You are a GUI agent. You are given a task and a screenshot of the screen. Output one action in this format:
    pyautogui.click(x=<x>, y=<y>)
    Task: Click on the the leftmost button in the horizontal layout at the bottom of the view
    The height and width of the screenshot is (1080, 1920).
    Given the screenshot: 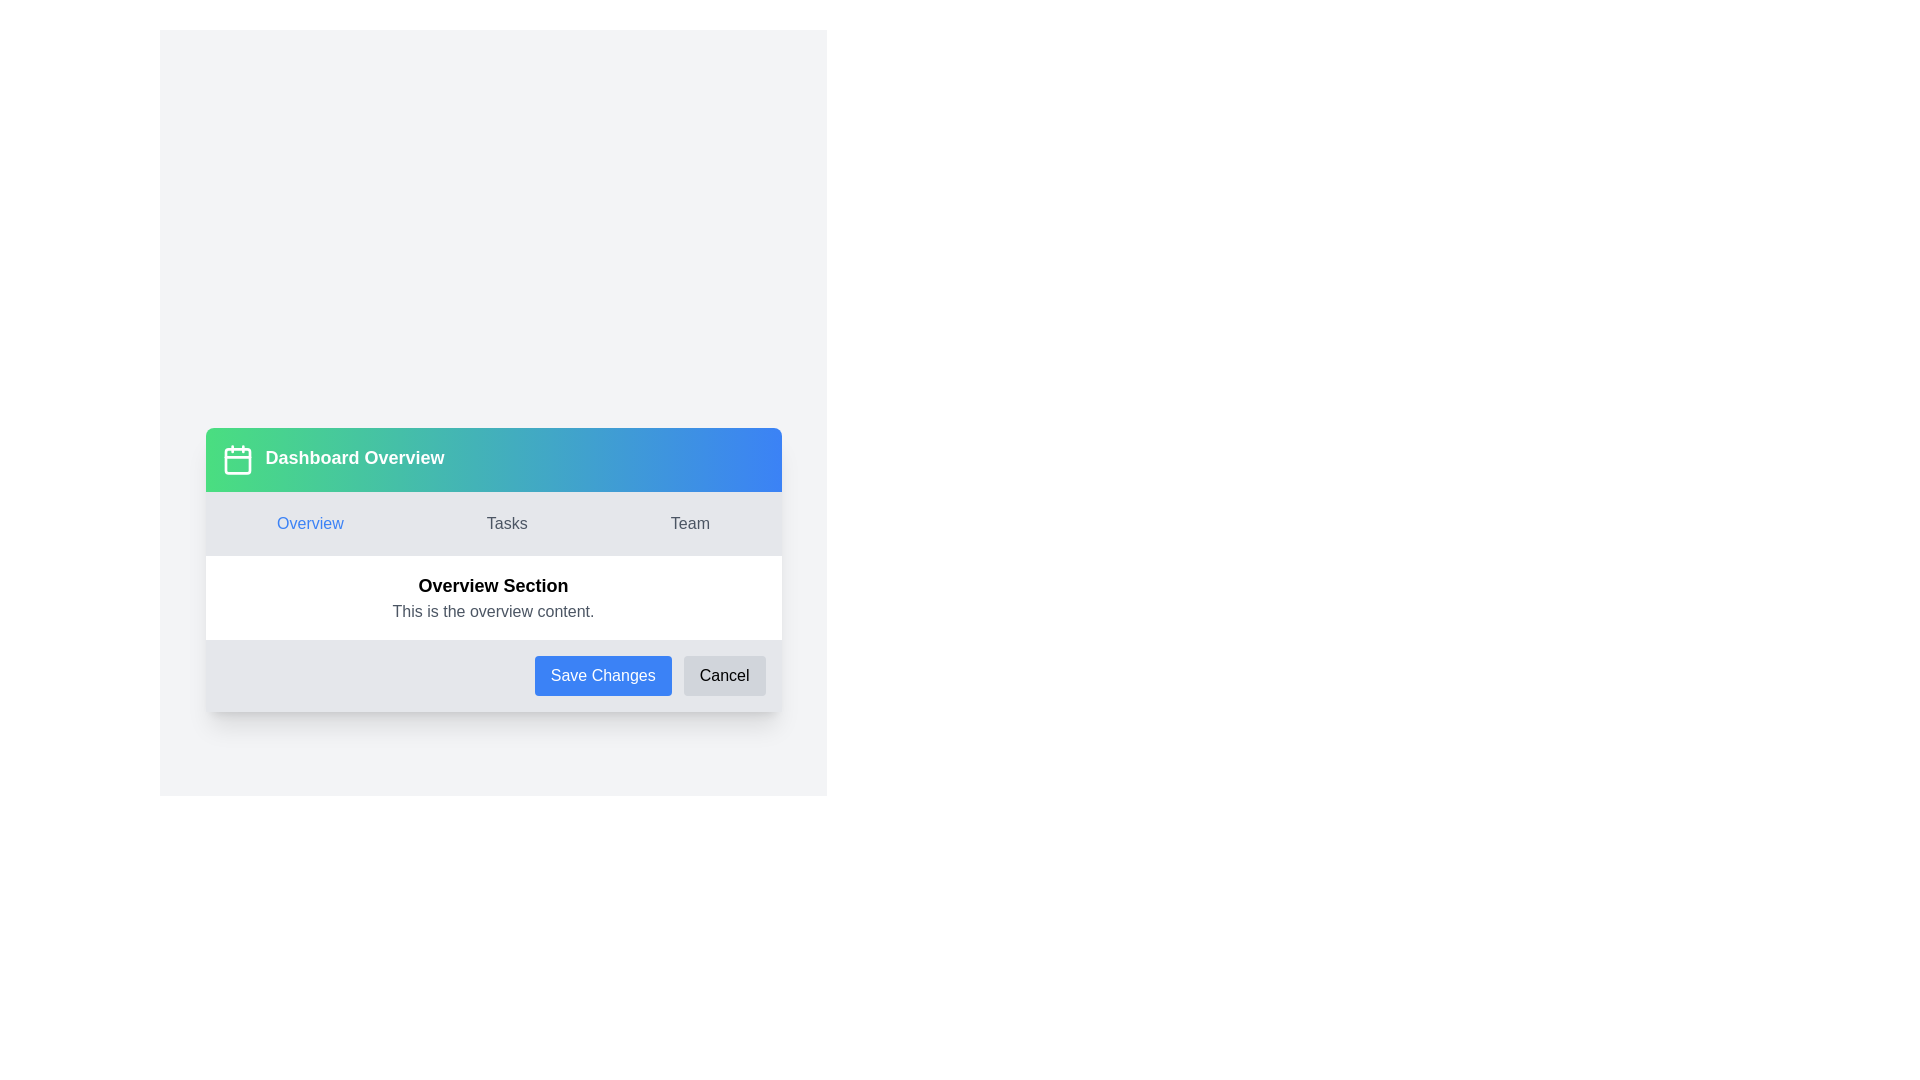 What is the action you would take?
    pyautogui.click(x=602, y=675)
    